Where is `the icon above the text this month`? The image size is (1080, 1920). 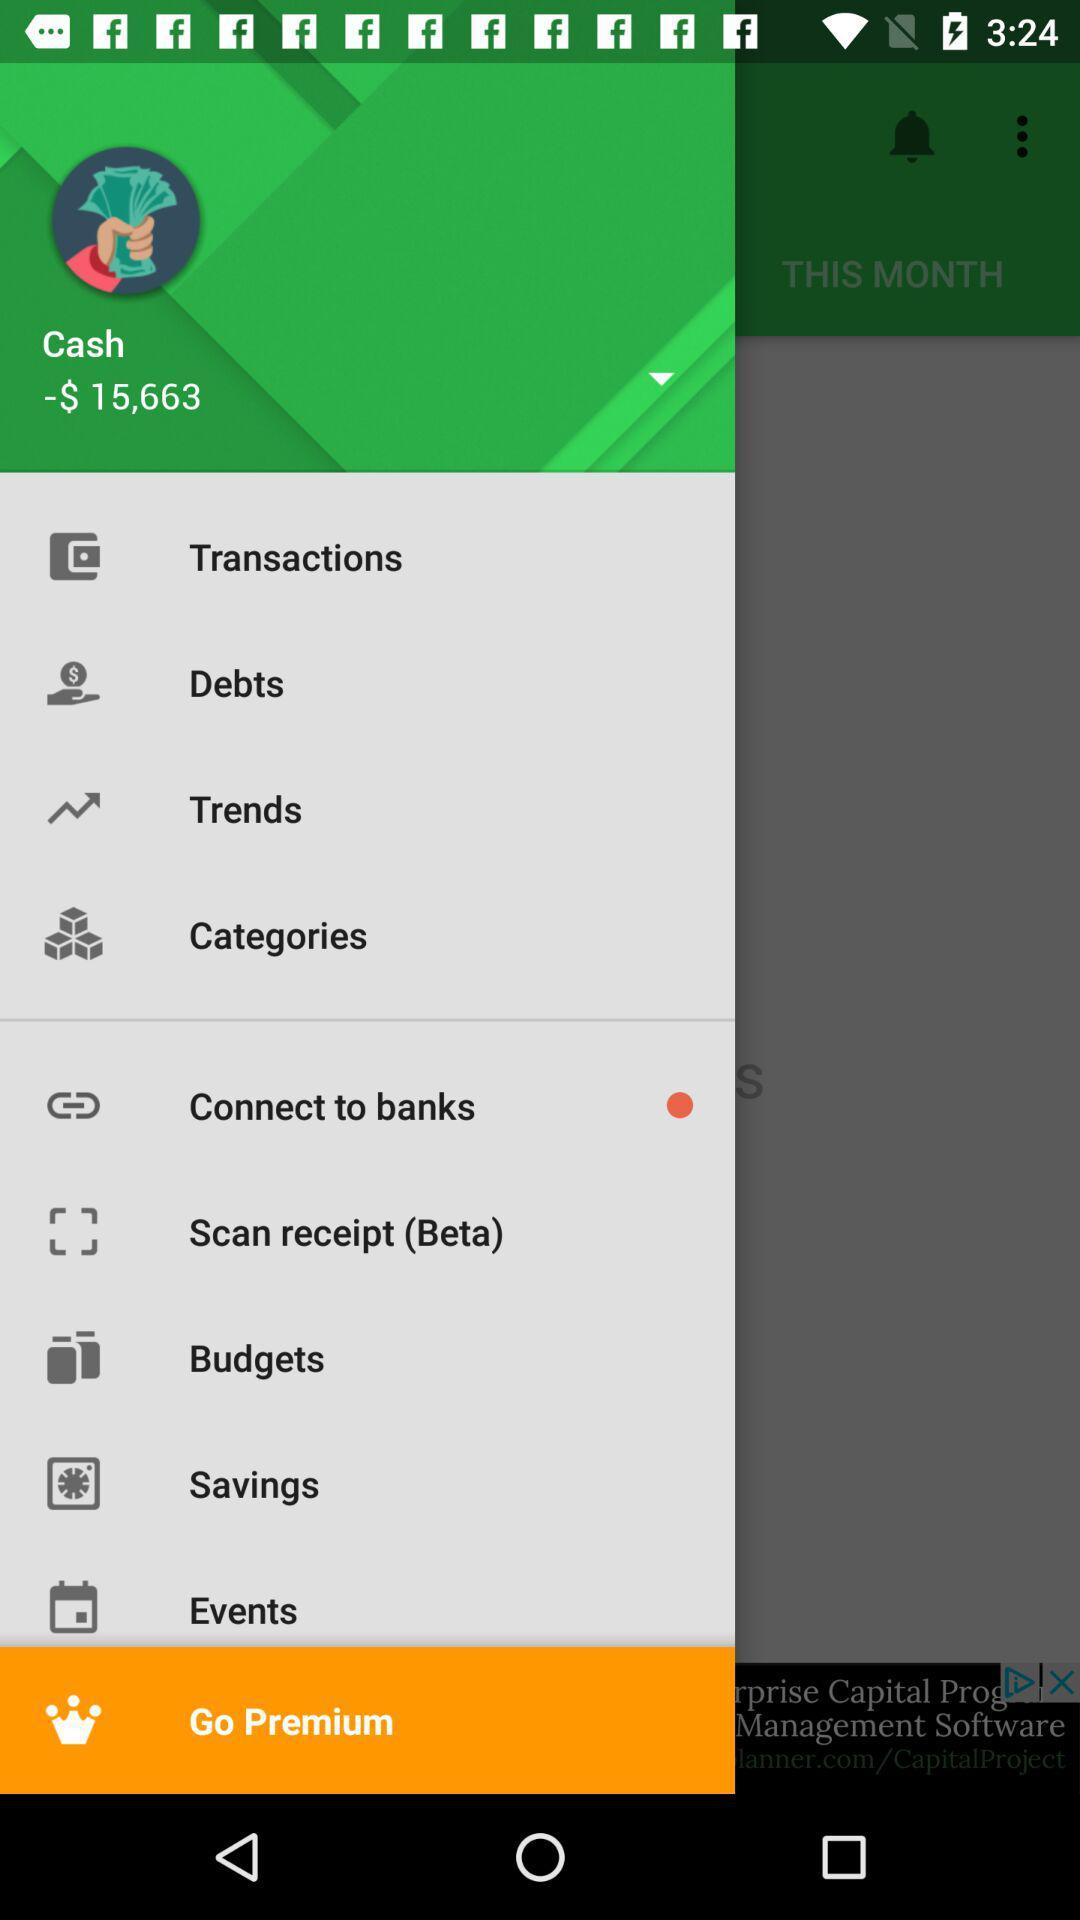 the icon above the text this month is located at coordinates (912, 135).